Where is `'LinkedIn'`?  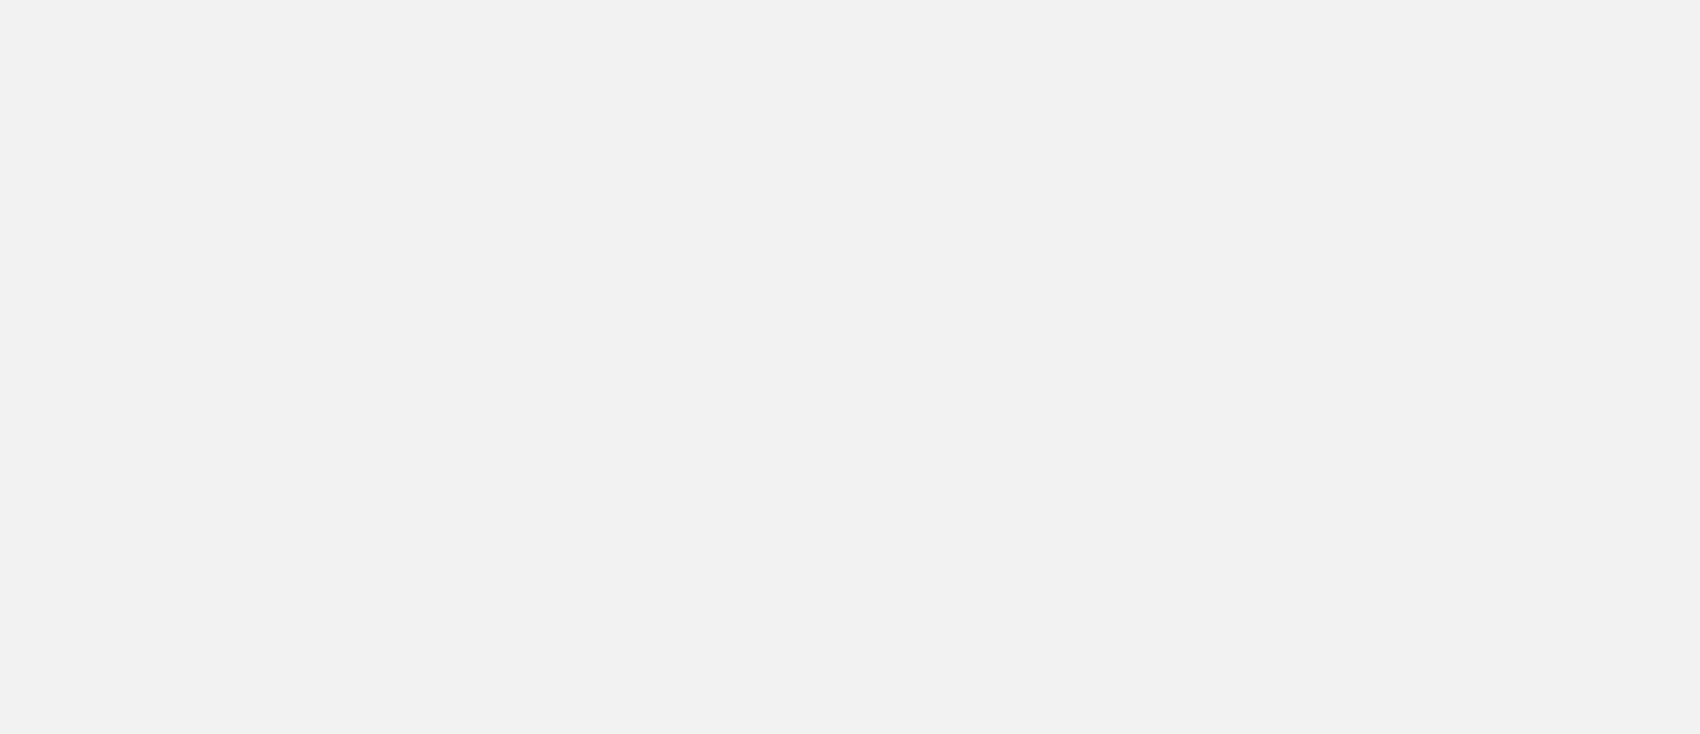
'LinkedIn' is located at coordinates (1250, 144).